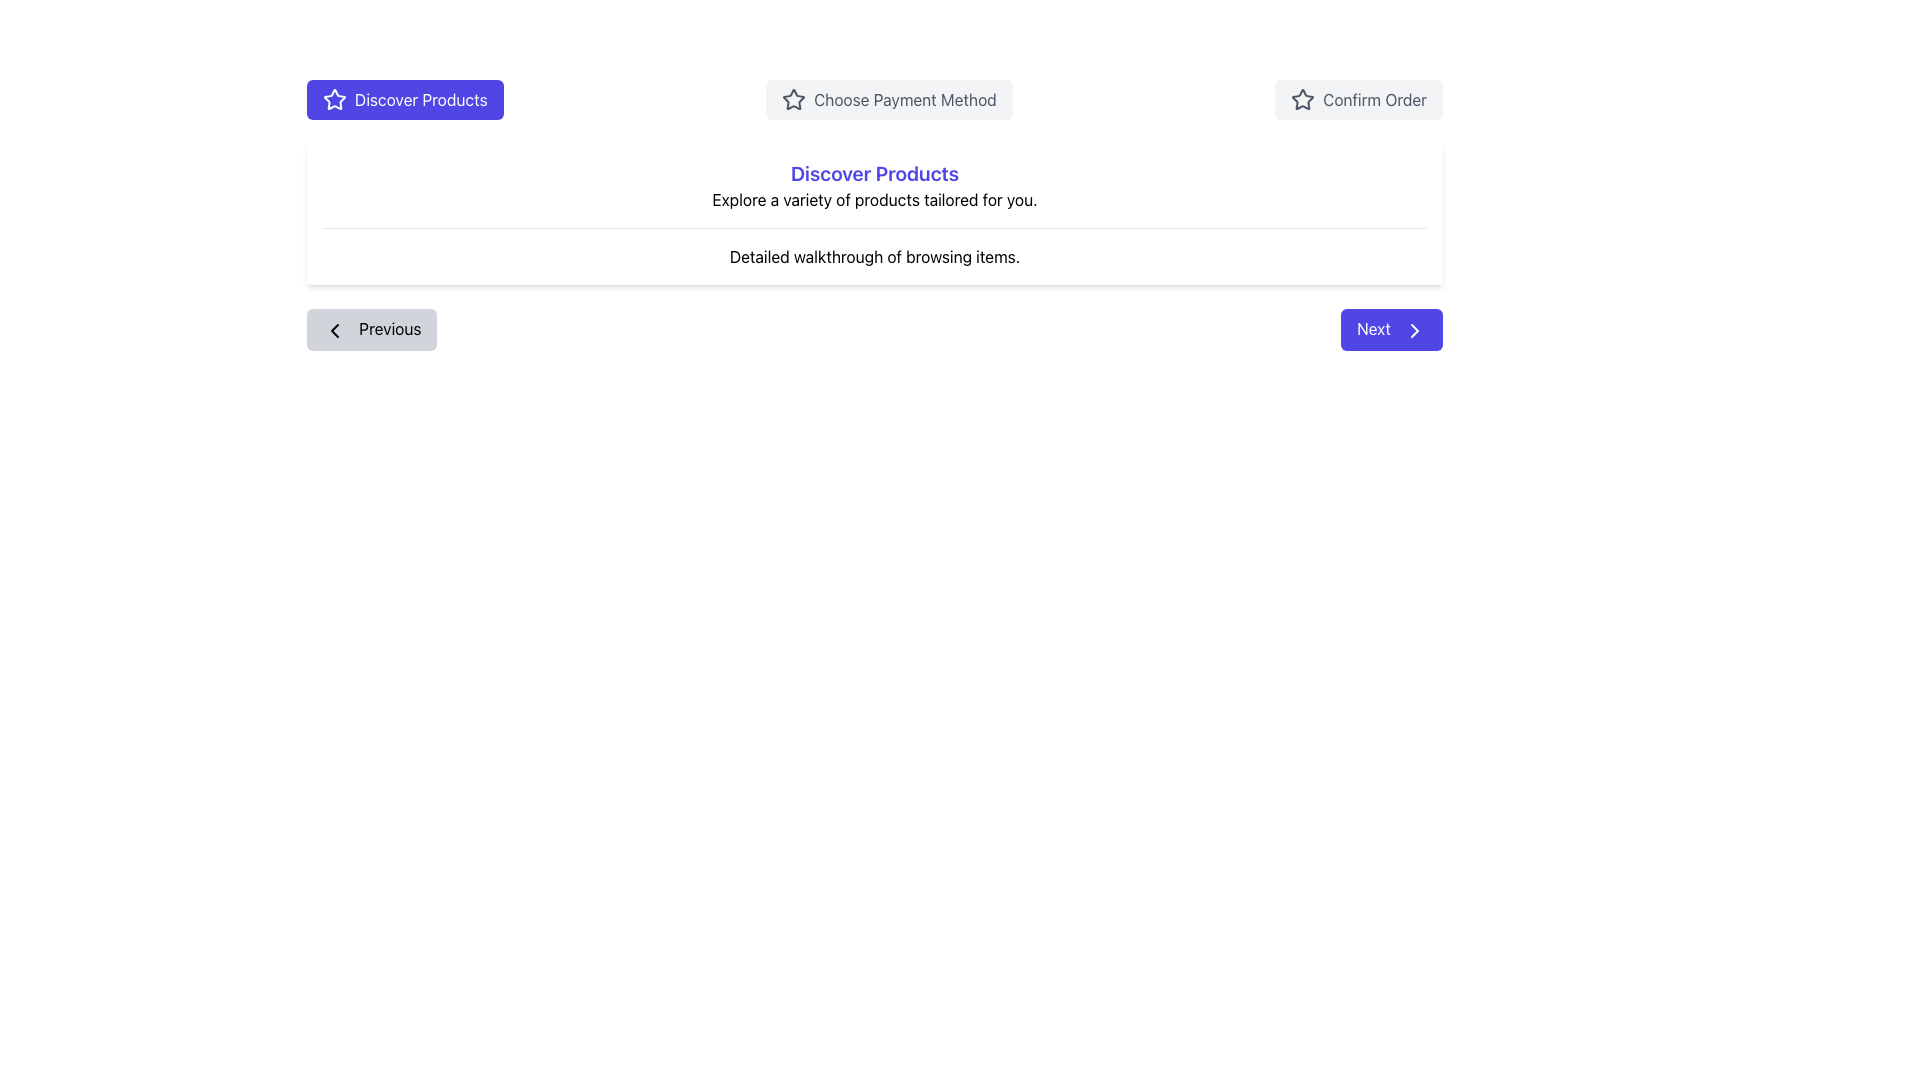 Image resolution: width=1920 pixels, height=1080 pixels. What do you see at coordinates (335, 100) in the screenshot?
I see `the star icon located to the left of the 'Discover Products' button, which serves as a visual identifier for the button's purpose` at bounding box center [335, 100].